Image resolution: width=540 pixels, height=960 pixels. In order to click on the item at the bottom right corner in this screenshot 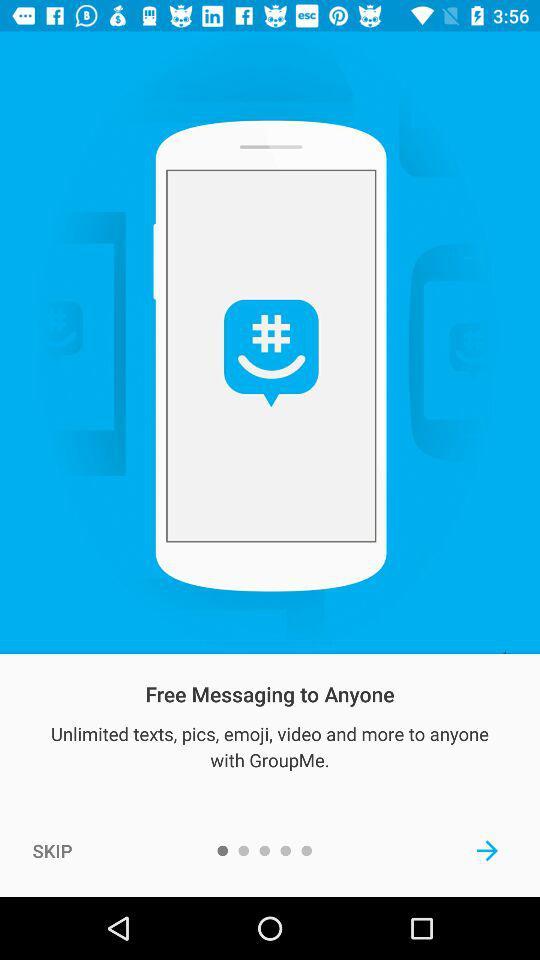, I will do `click(486, 849)`.